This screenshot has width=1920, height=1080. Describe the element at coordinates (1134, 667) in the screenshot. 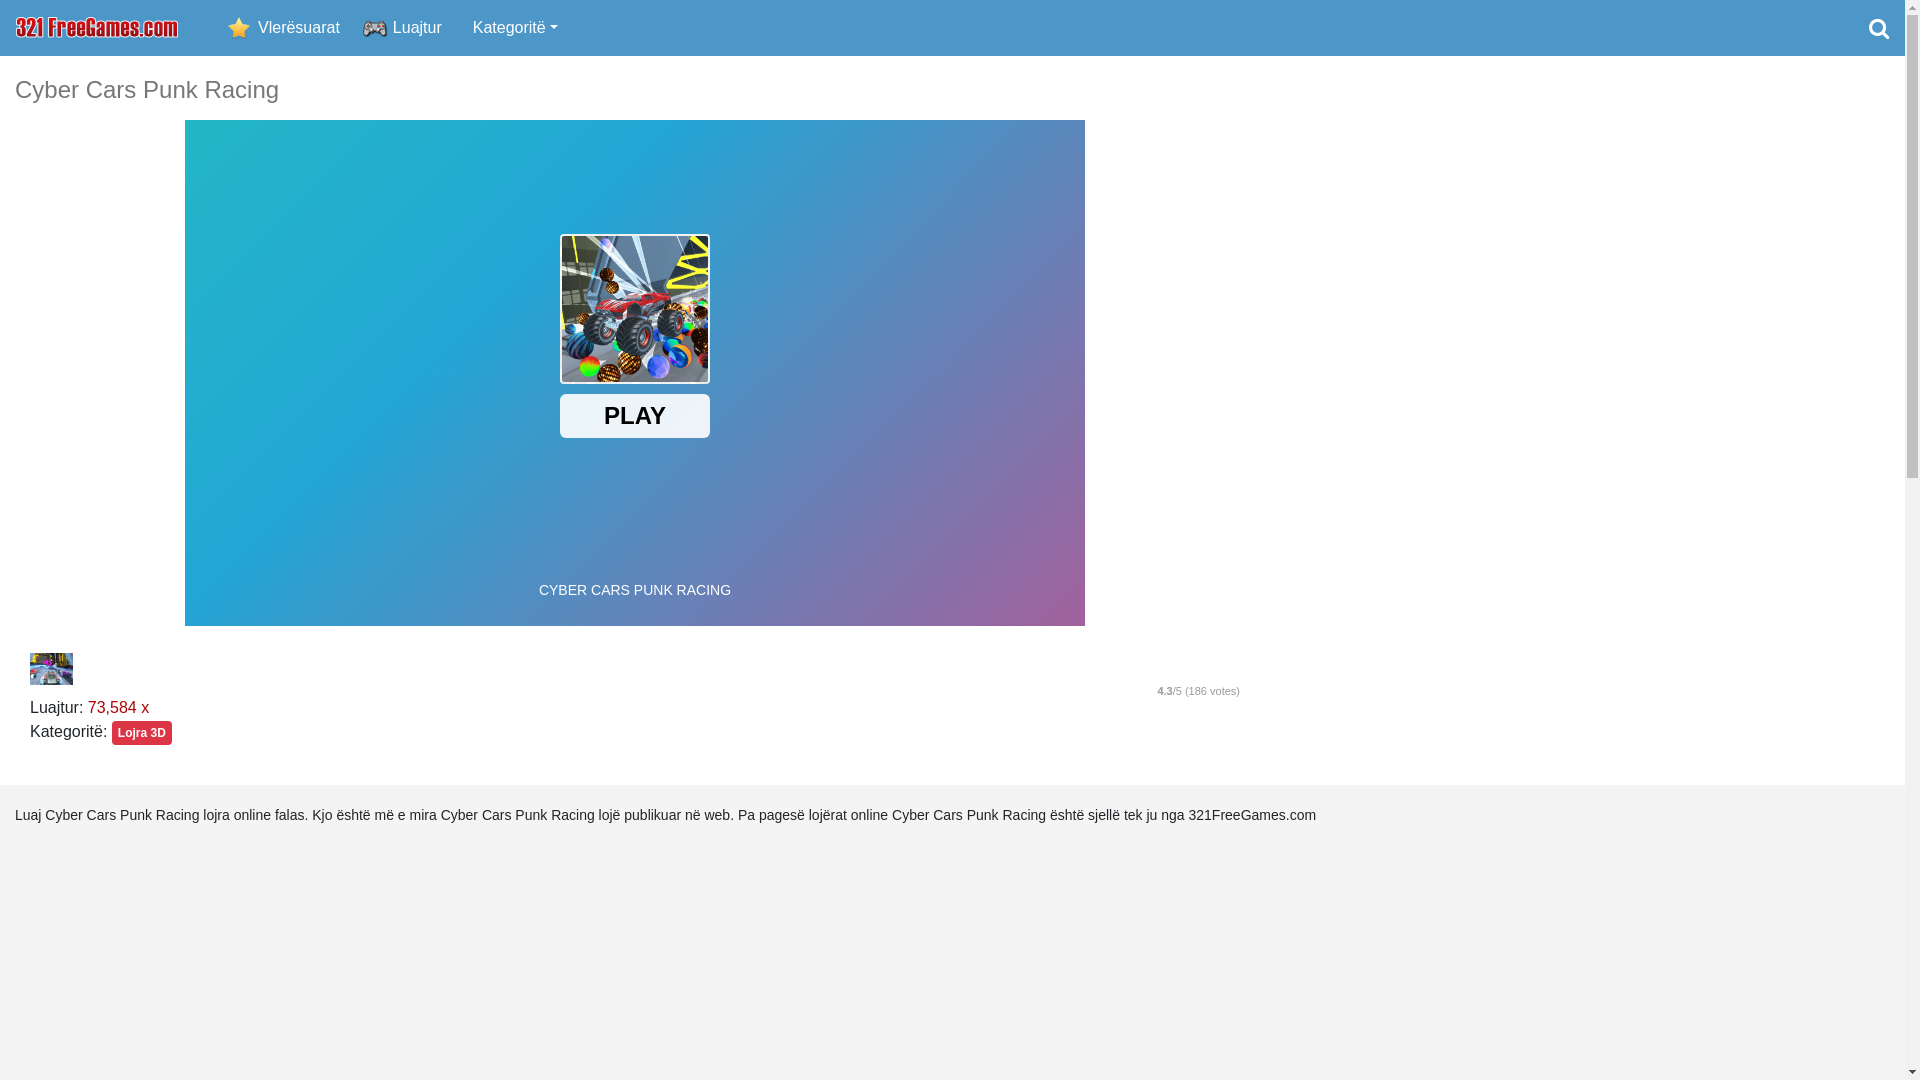

I see `'2'` at that location.